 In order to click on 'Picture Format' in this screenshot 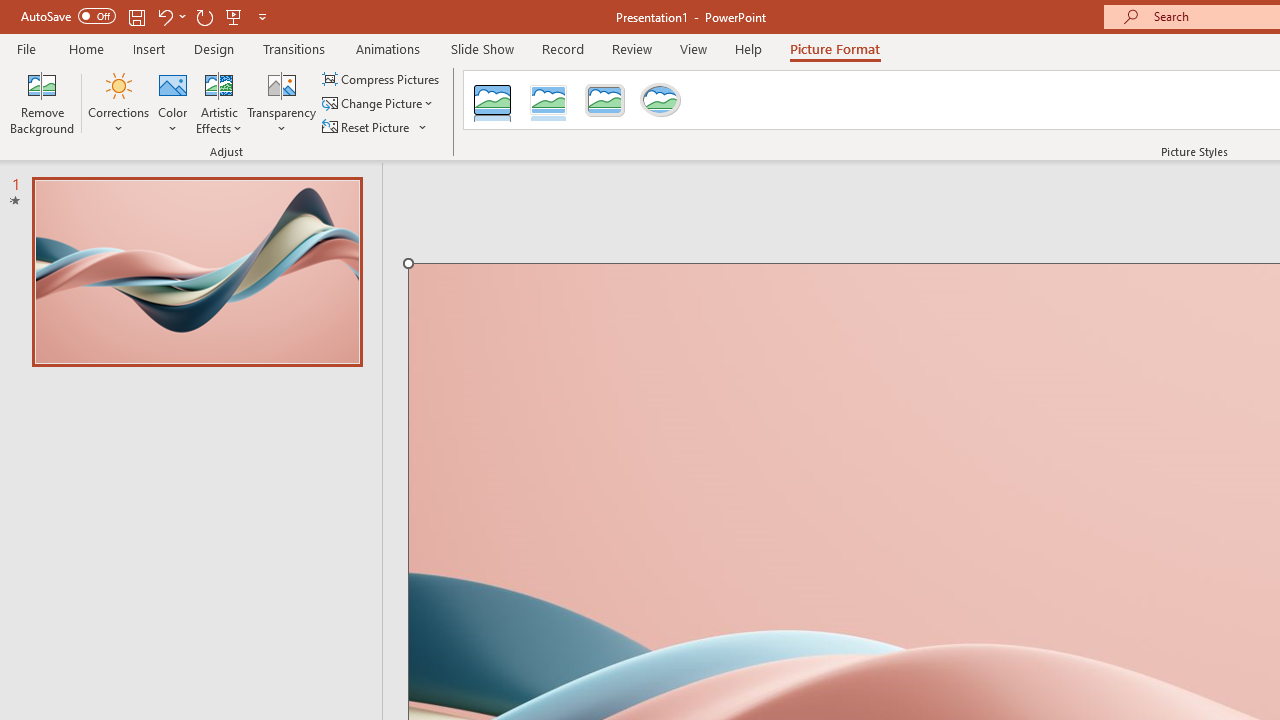, I will do `click(835, 48)`.